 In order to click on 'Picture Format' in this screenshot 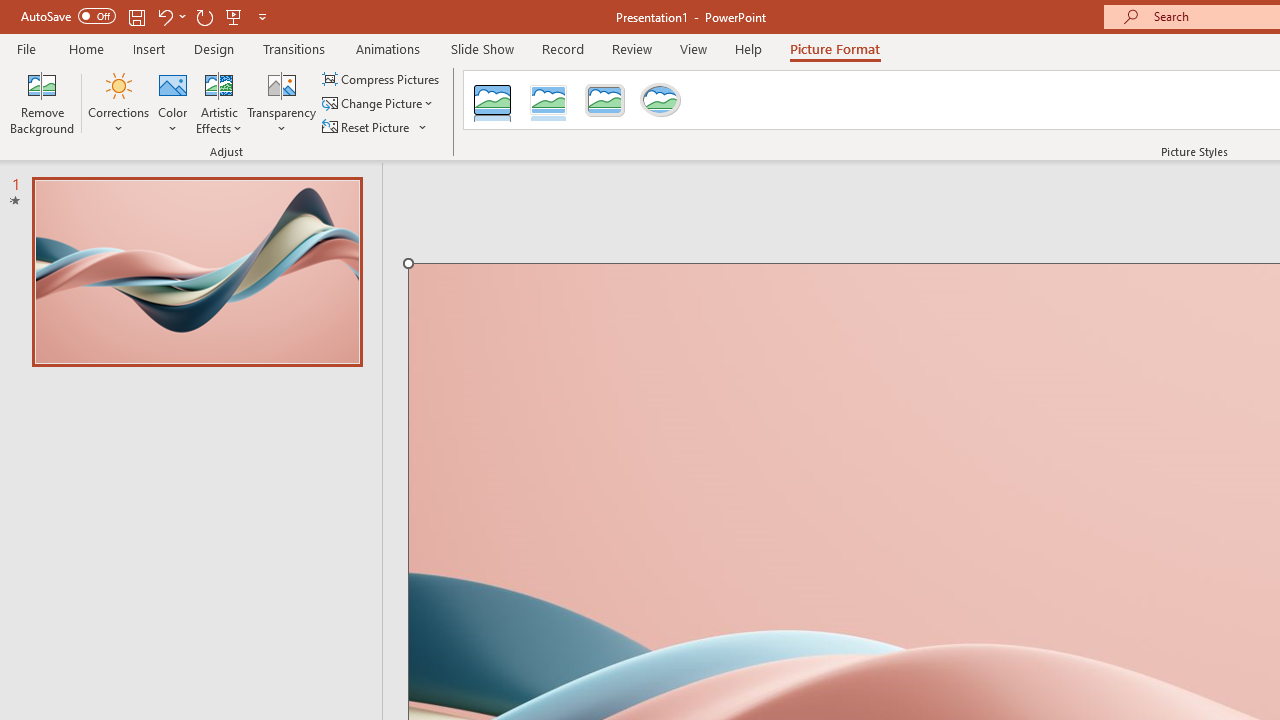, I will do `click(835, 48)`.